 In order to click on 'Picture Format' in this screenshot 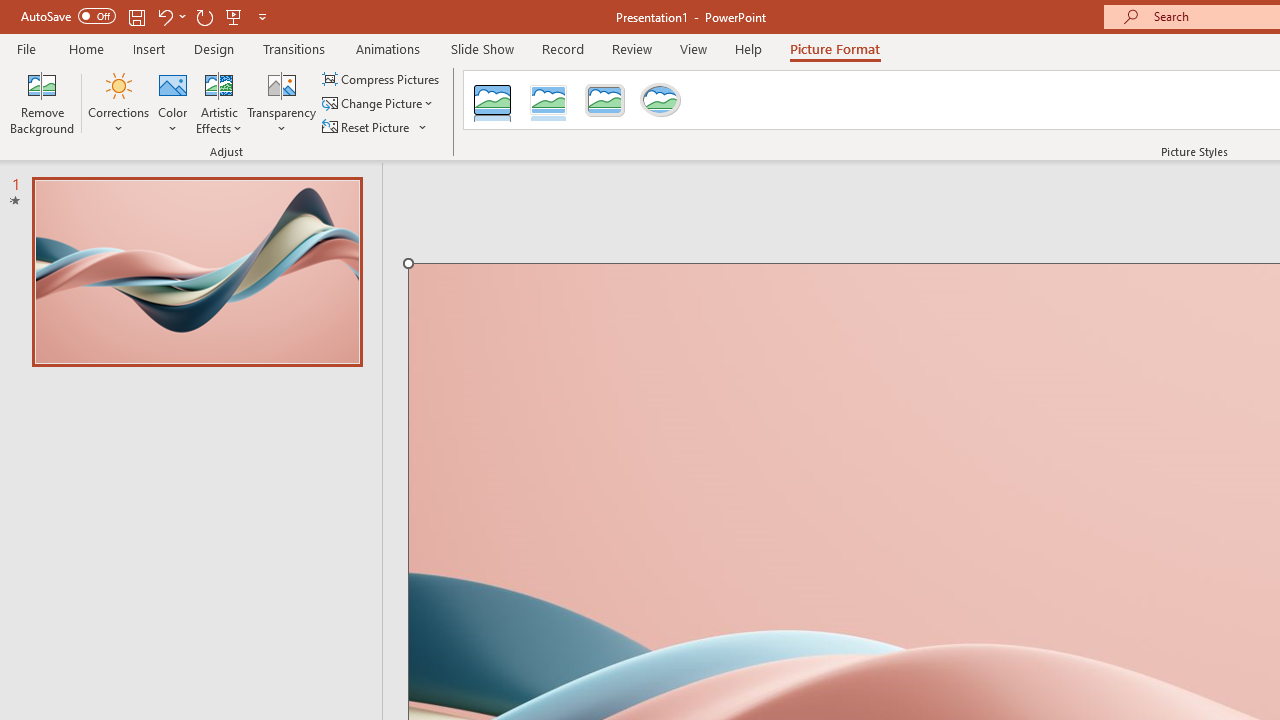, I will do `click(835, 48)`.